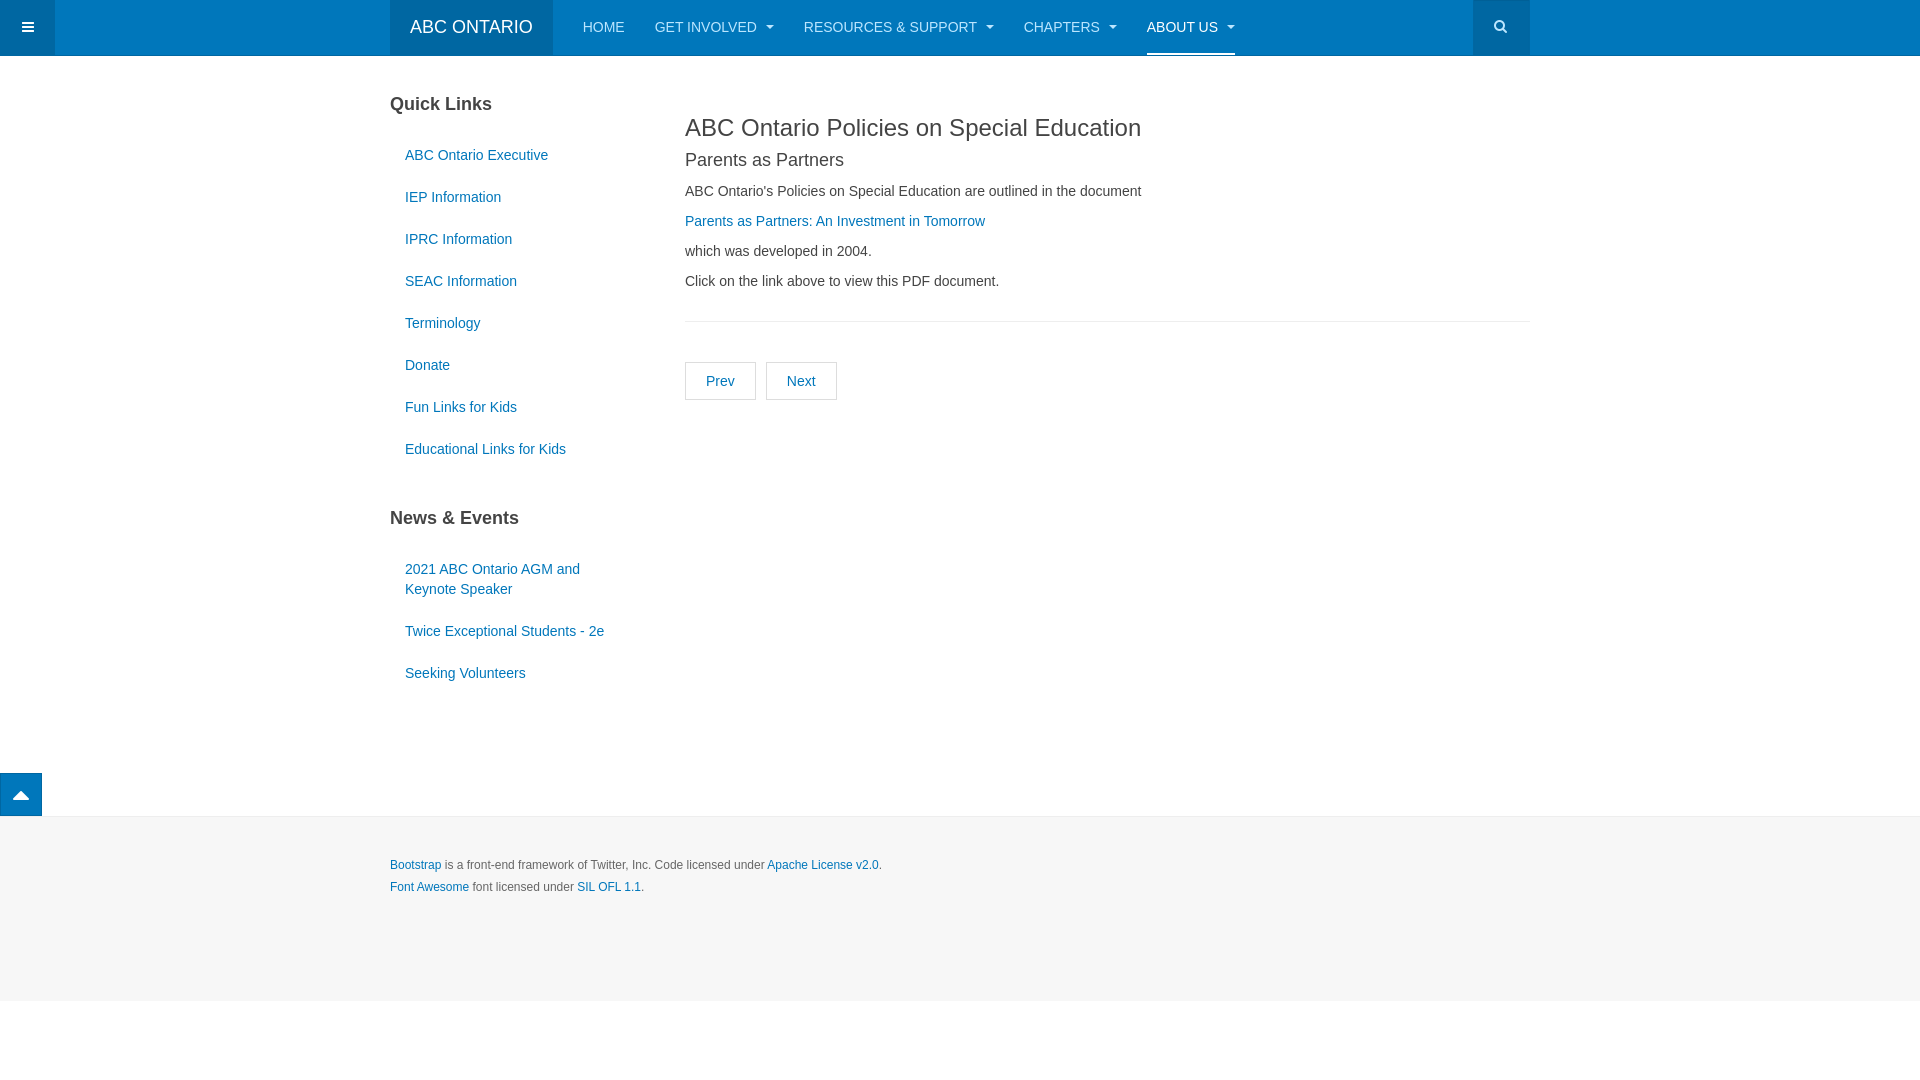  What do you see at coordinates (517, 447) in the screenshot?
I see `'Educational Links for Kids'` at bounding box center [517, 447].